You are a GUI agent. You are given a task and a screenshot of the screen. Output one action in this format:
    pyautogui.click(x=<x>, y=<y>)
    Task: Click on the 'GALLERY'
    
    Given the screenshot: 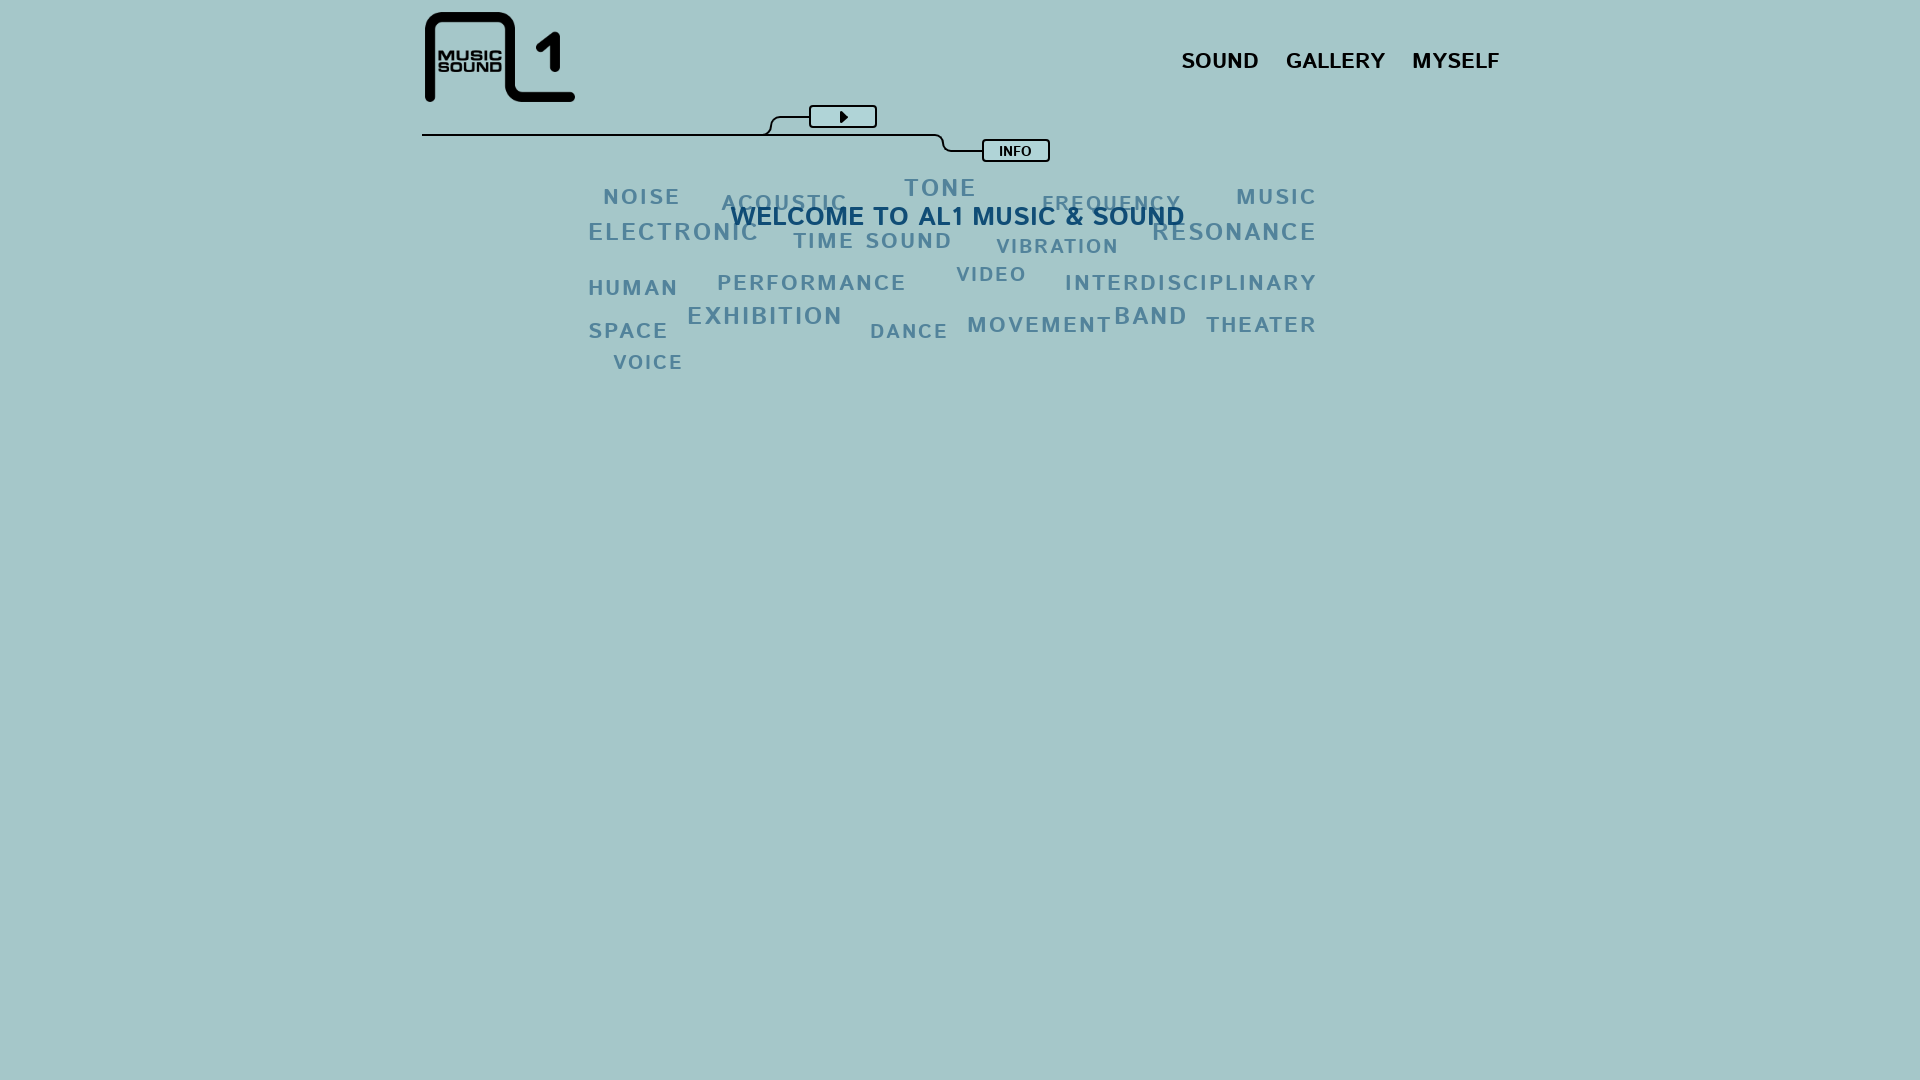 What is the action you would take?
    pyautogui.click(x=1335, y=60)
    